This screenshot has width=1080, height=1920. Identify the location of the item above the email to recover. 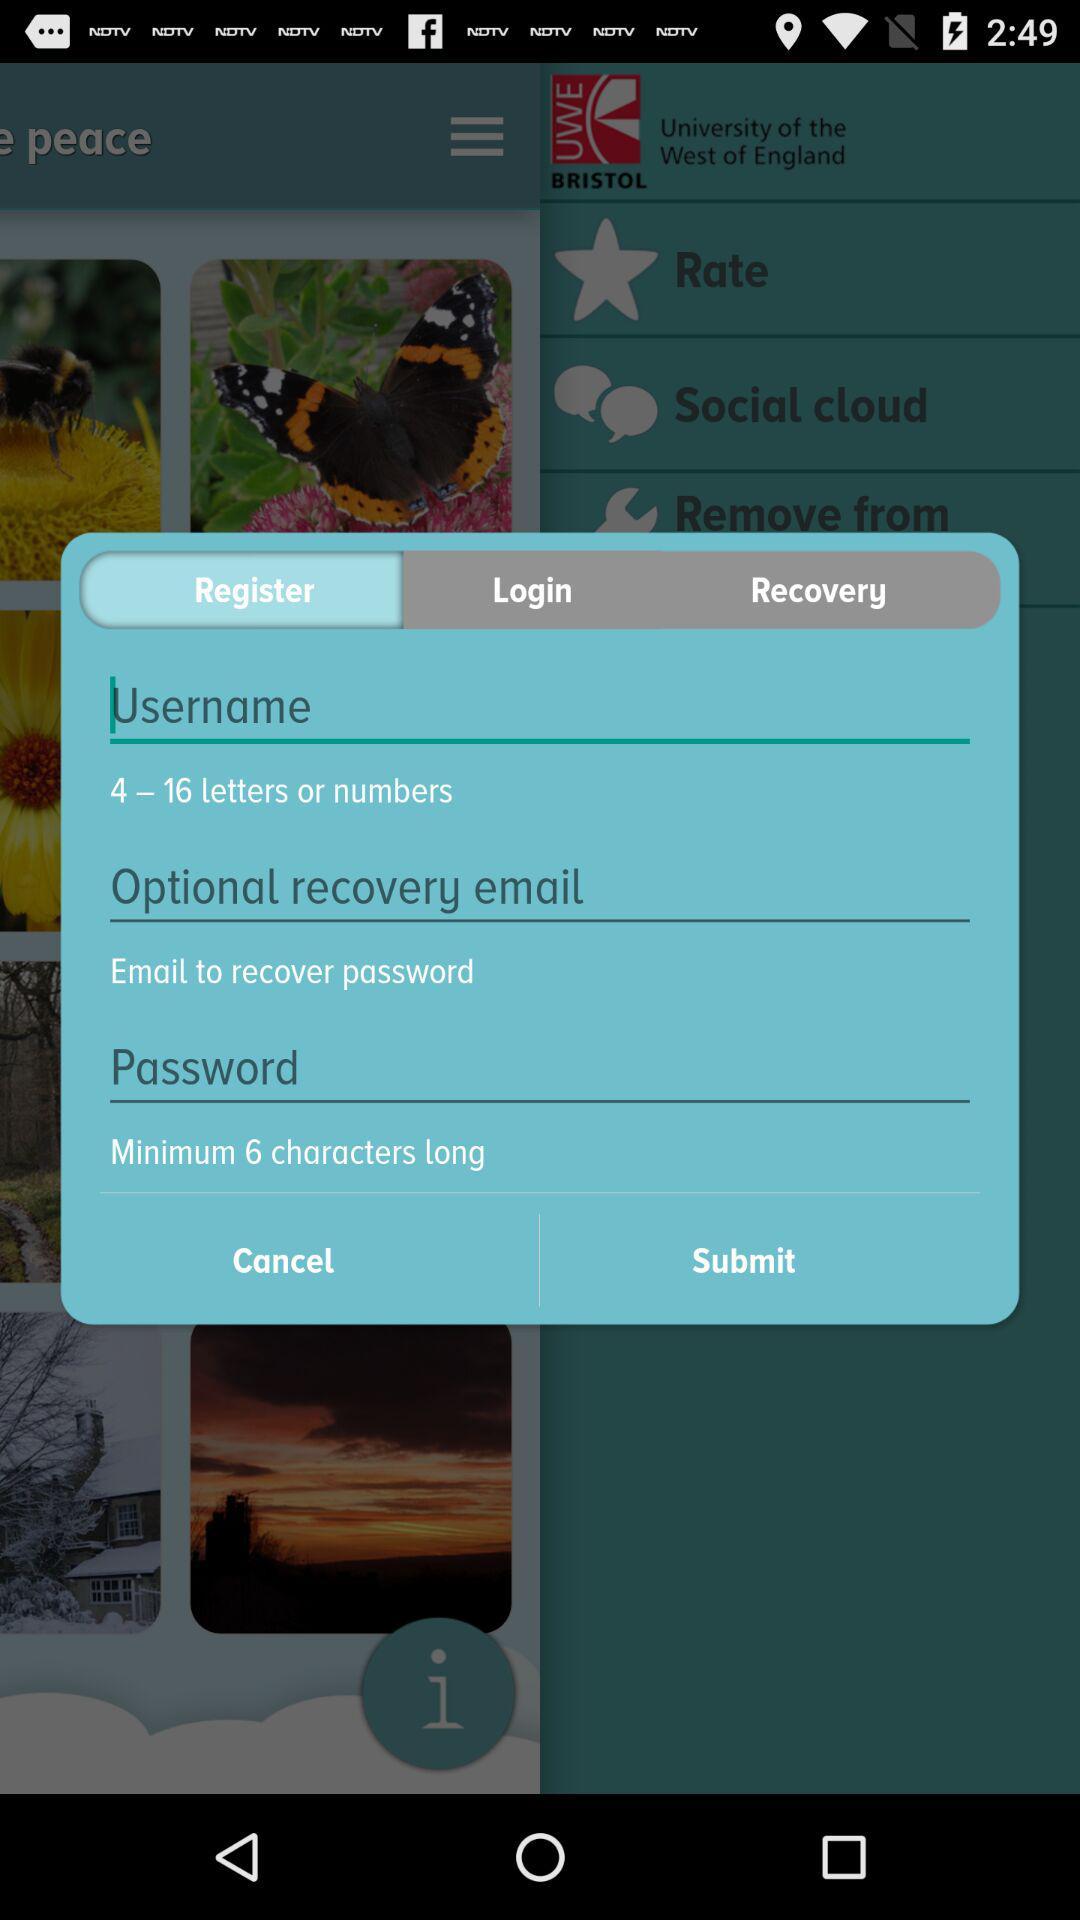
(540, 885).